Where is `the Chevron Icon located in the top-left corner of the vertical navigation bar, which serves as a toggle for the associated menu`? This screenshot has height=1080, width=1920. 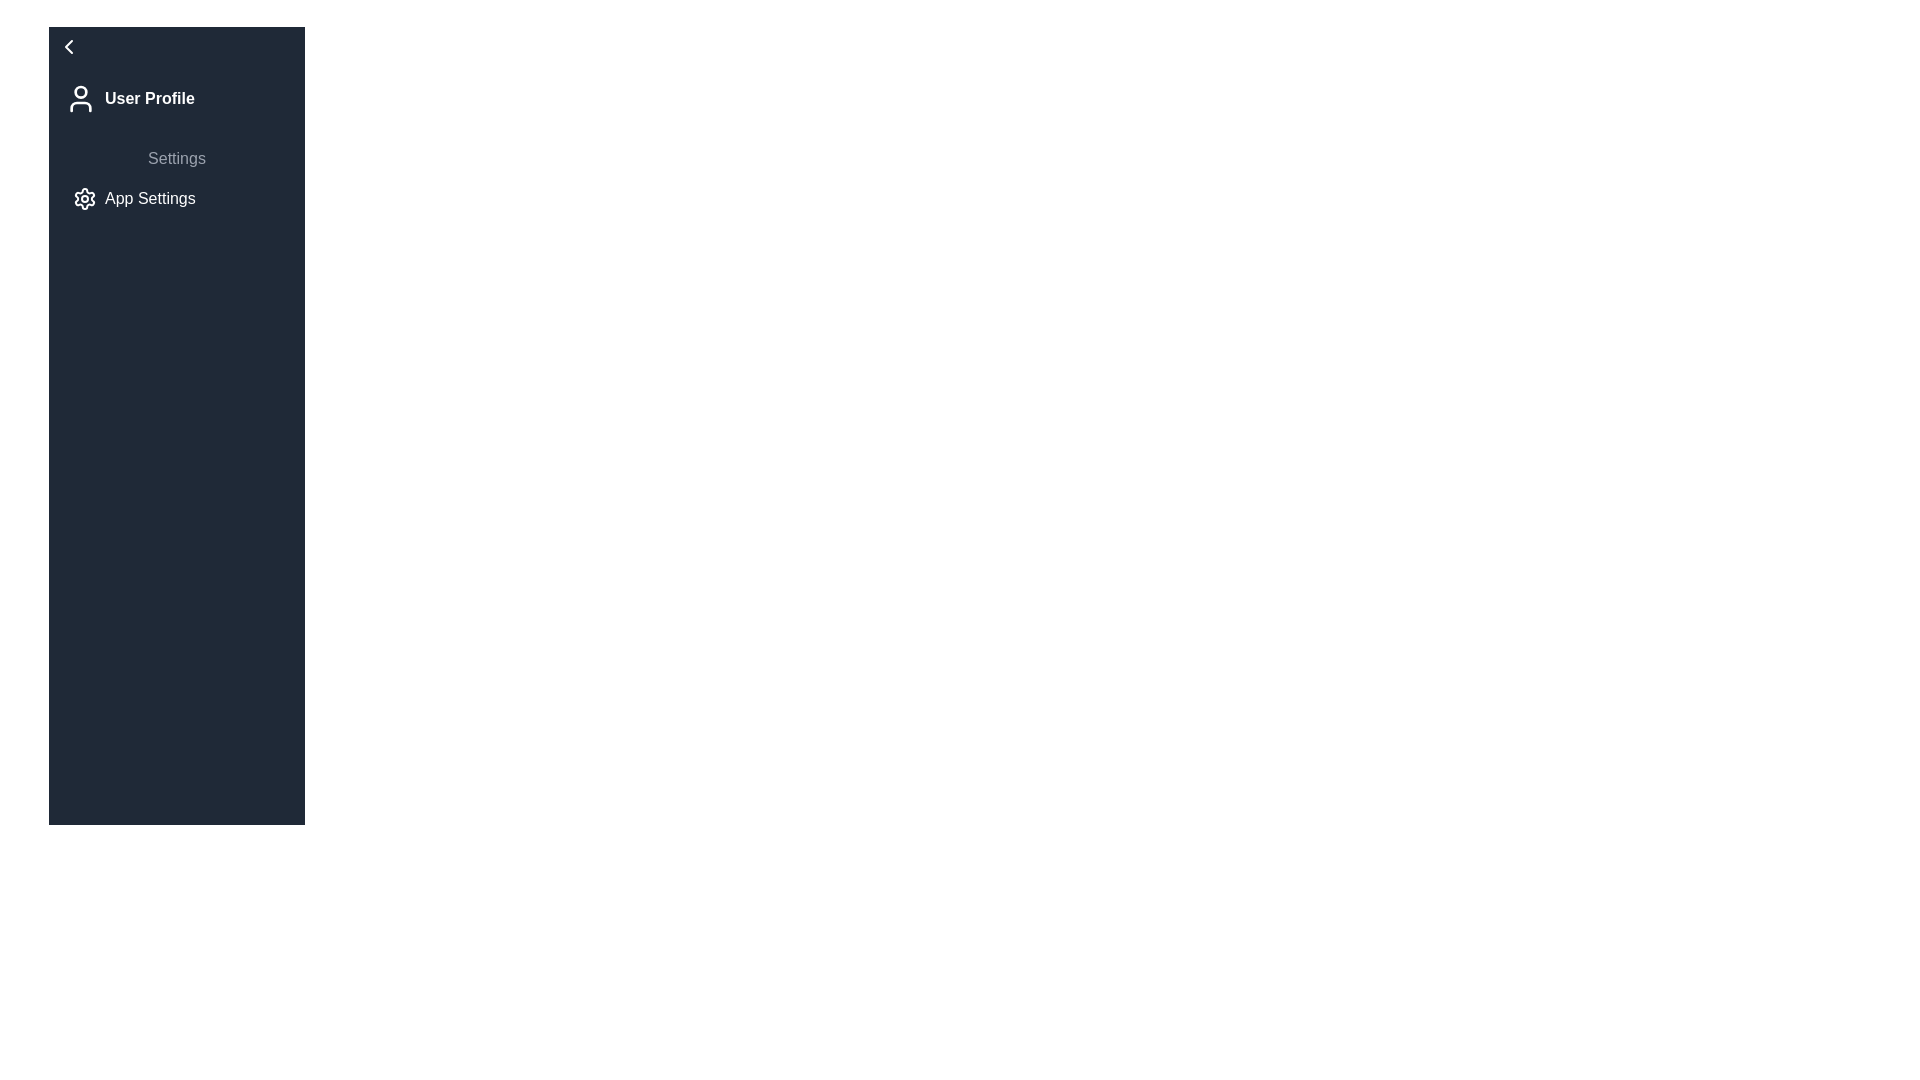 the Chevron Icon located in the top-left corner of the vertical navigation bar, which serves as a toggle for the associated menu is located at coordinates (68, 45).